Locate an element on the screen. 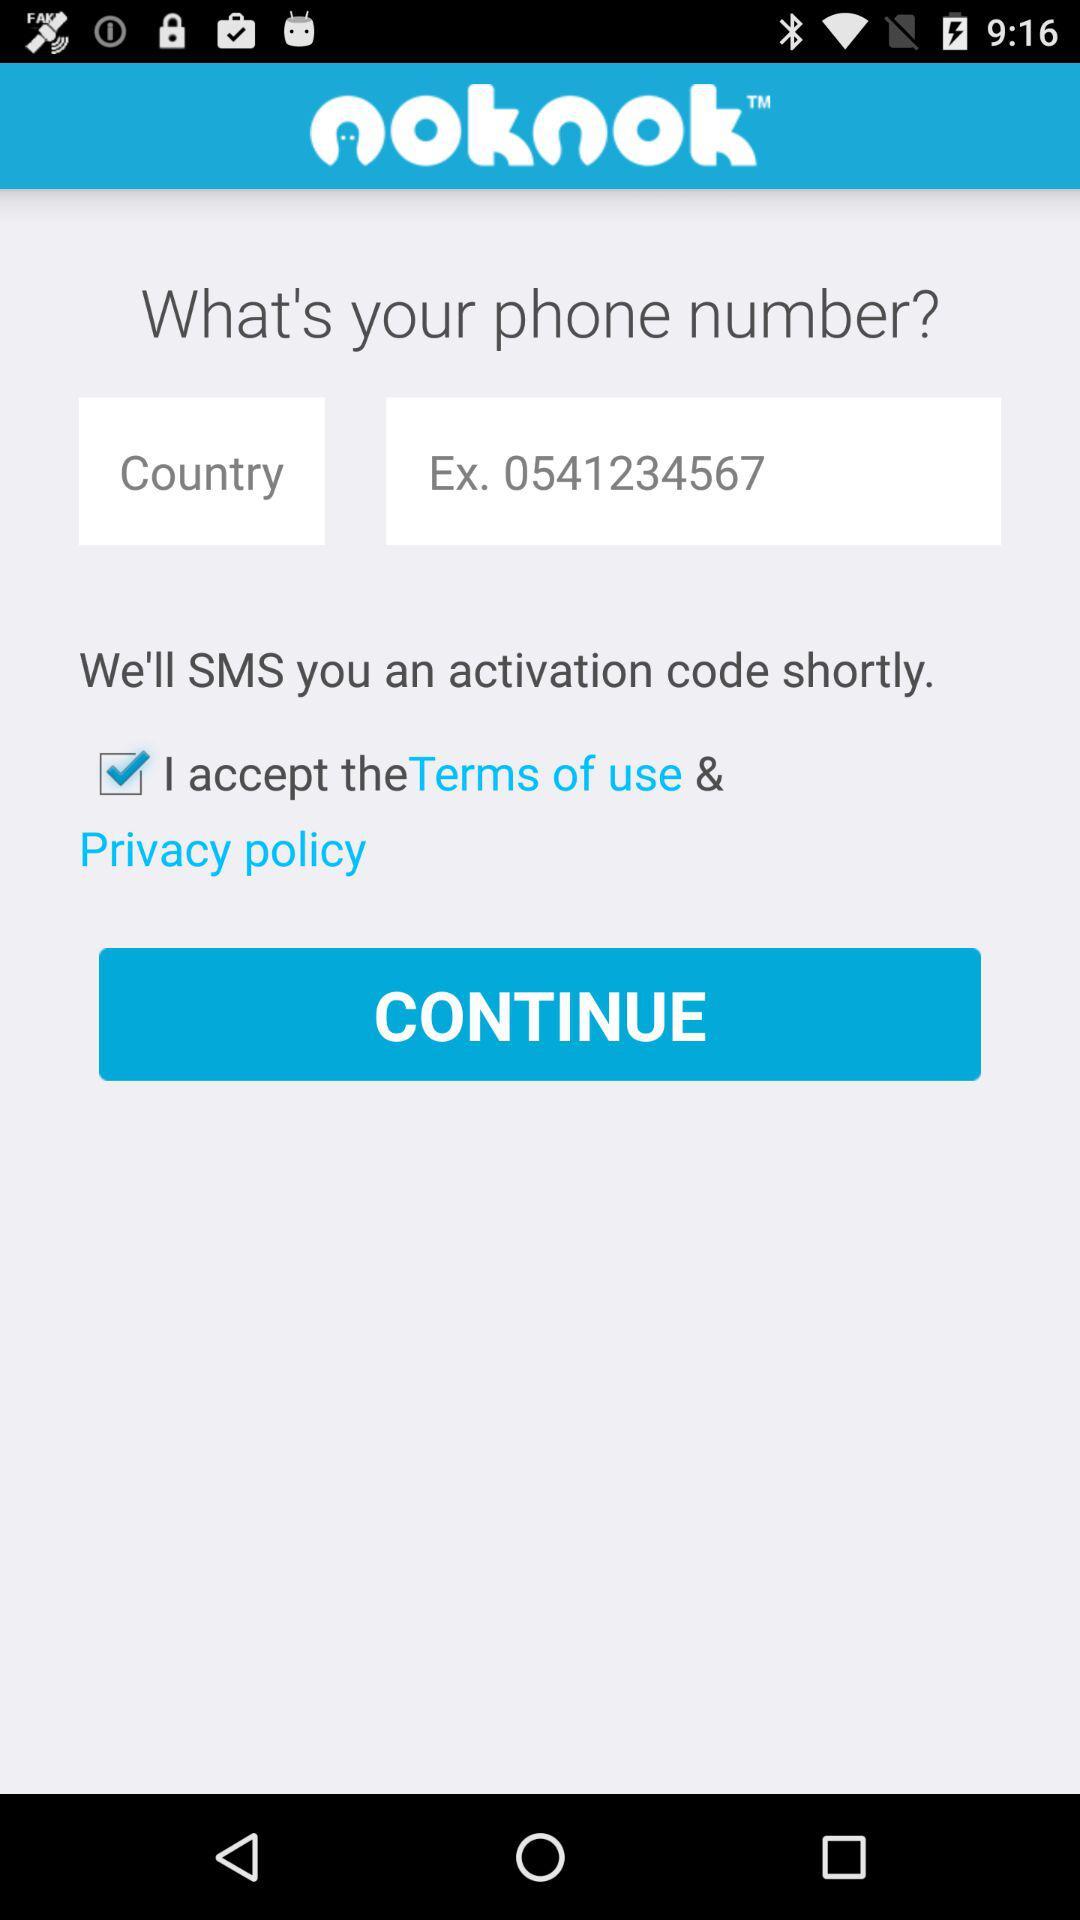  item below privacy policy app is located at coordinates (540, 1014).